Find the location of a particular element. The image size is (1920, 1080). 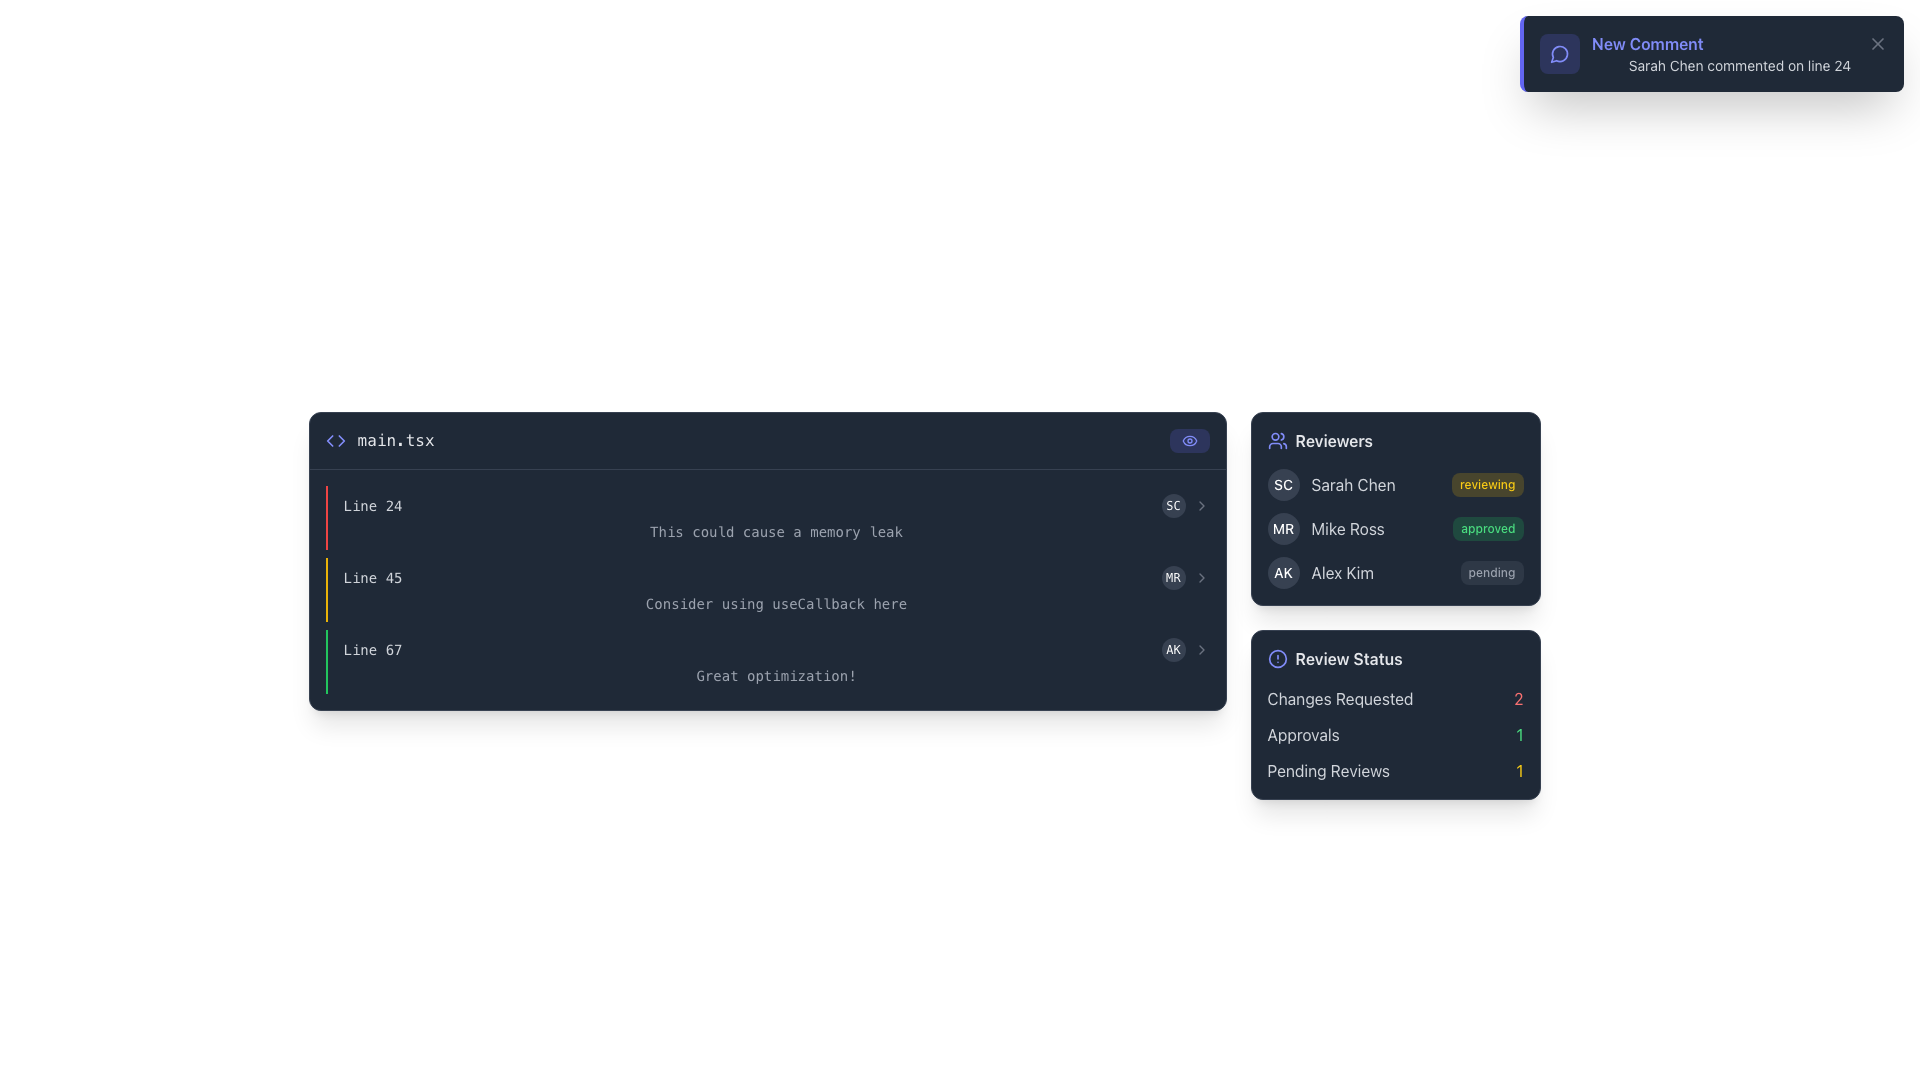

the circular avatar icon with dark gray background and white text containing the initials 'SC', located to the left of 'Sarah Chen' in the 'Reviewers' section is located at coordinates (1283, 485).